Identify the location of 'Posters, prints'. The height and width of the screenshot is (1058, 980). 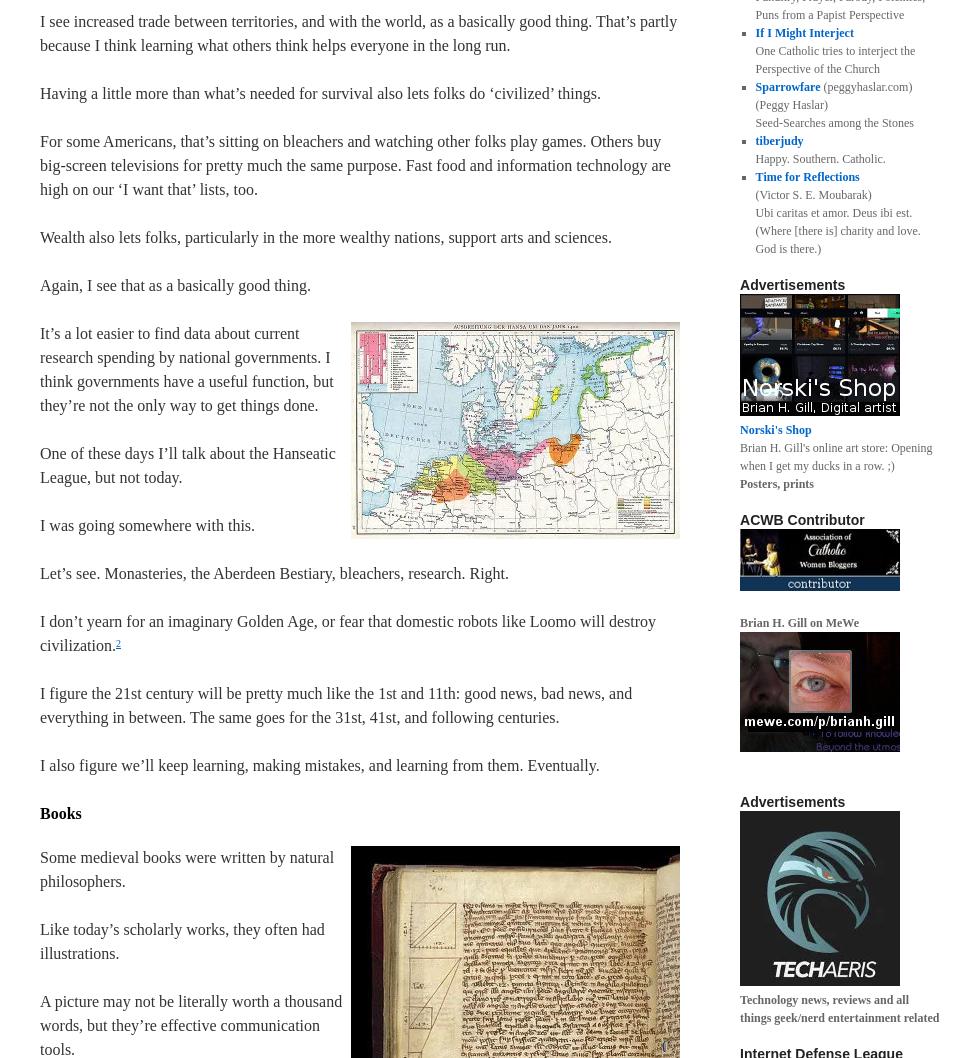
(739, 483).